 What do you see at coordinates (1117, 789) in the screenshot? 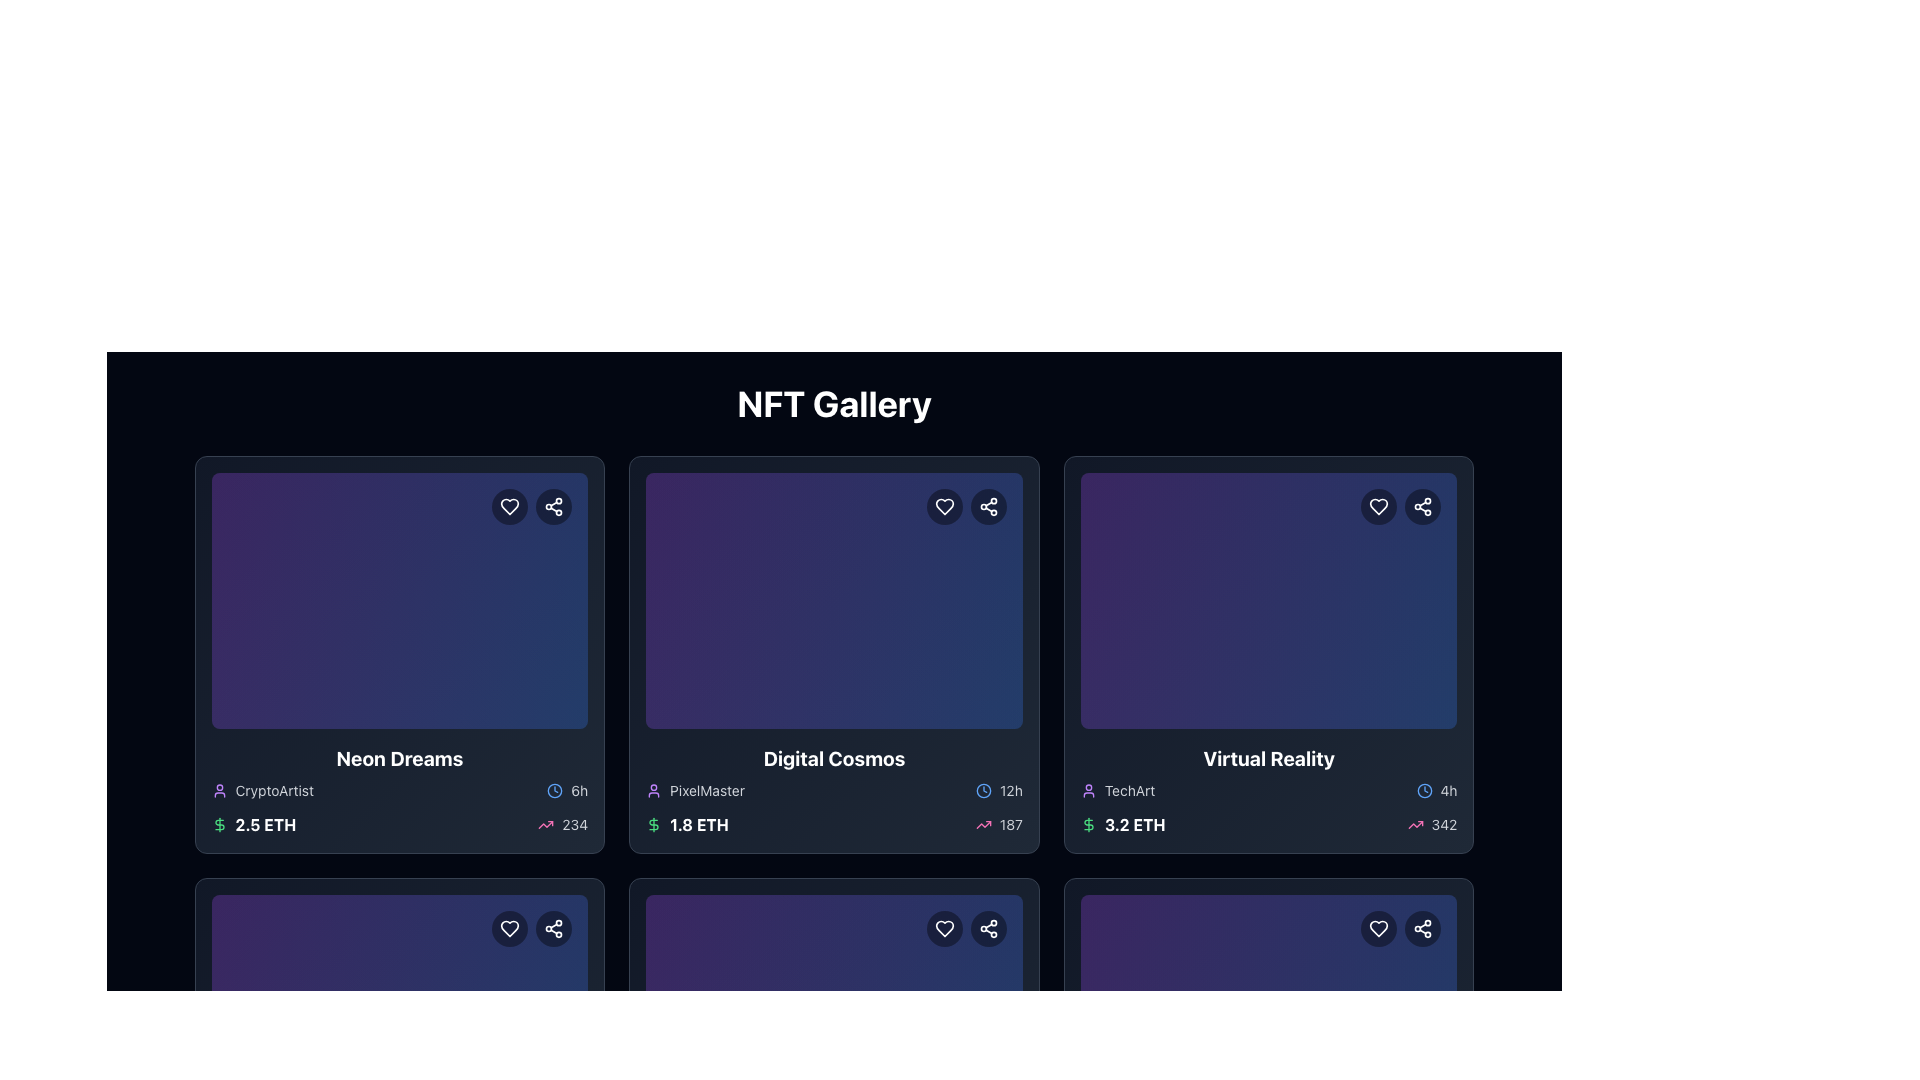
I see `text label displaying the name of the creator located in the lower section of the third tile in the top row of the NFT gallery, positioned above the monetary value '3.2 ETH' and next to a purple user icon` at bounding box center [1117, 789].